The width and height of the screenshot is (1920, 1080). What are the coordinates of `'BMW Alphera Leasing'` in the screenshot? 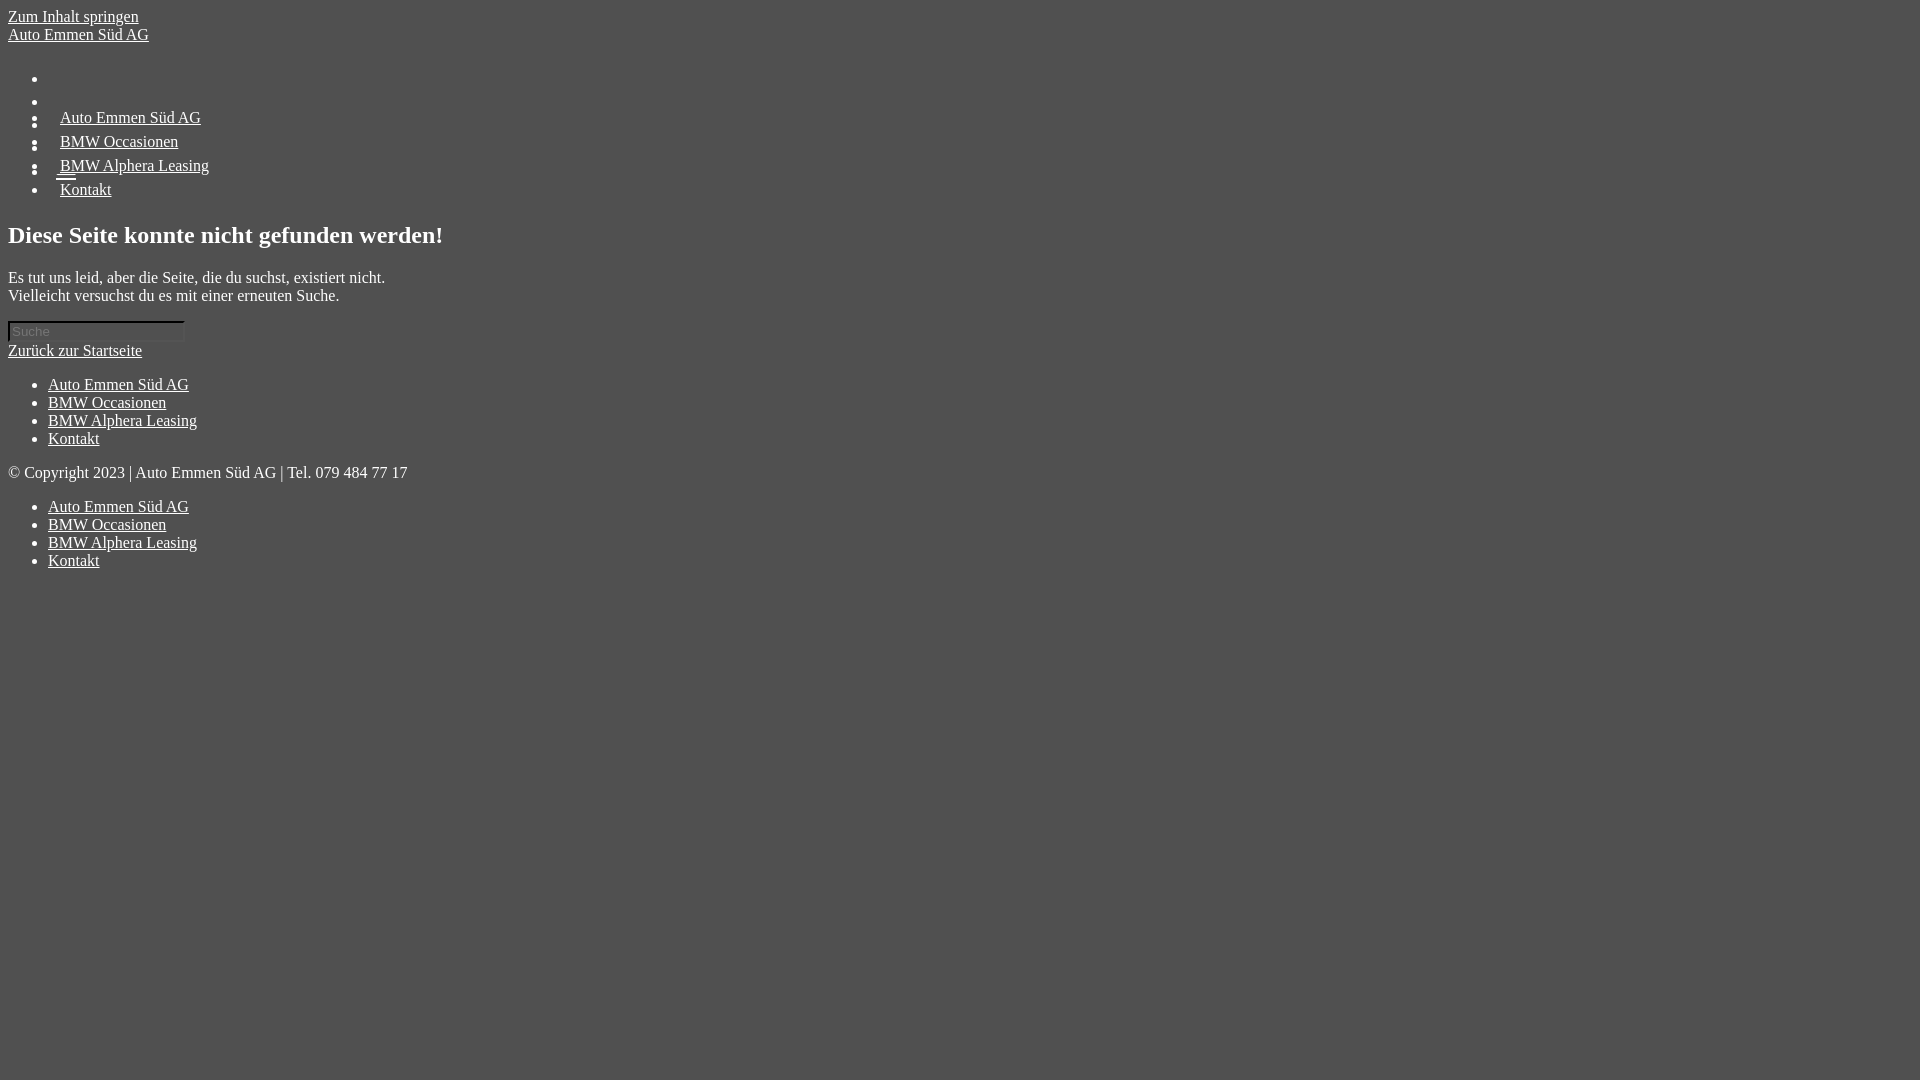 It's located at (121, 419).